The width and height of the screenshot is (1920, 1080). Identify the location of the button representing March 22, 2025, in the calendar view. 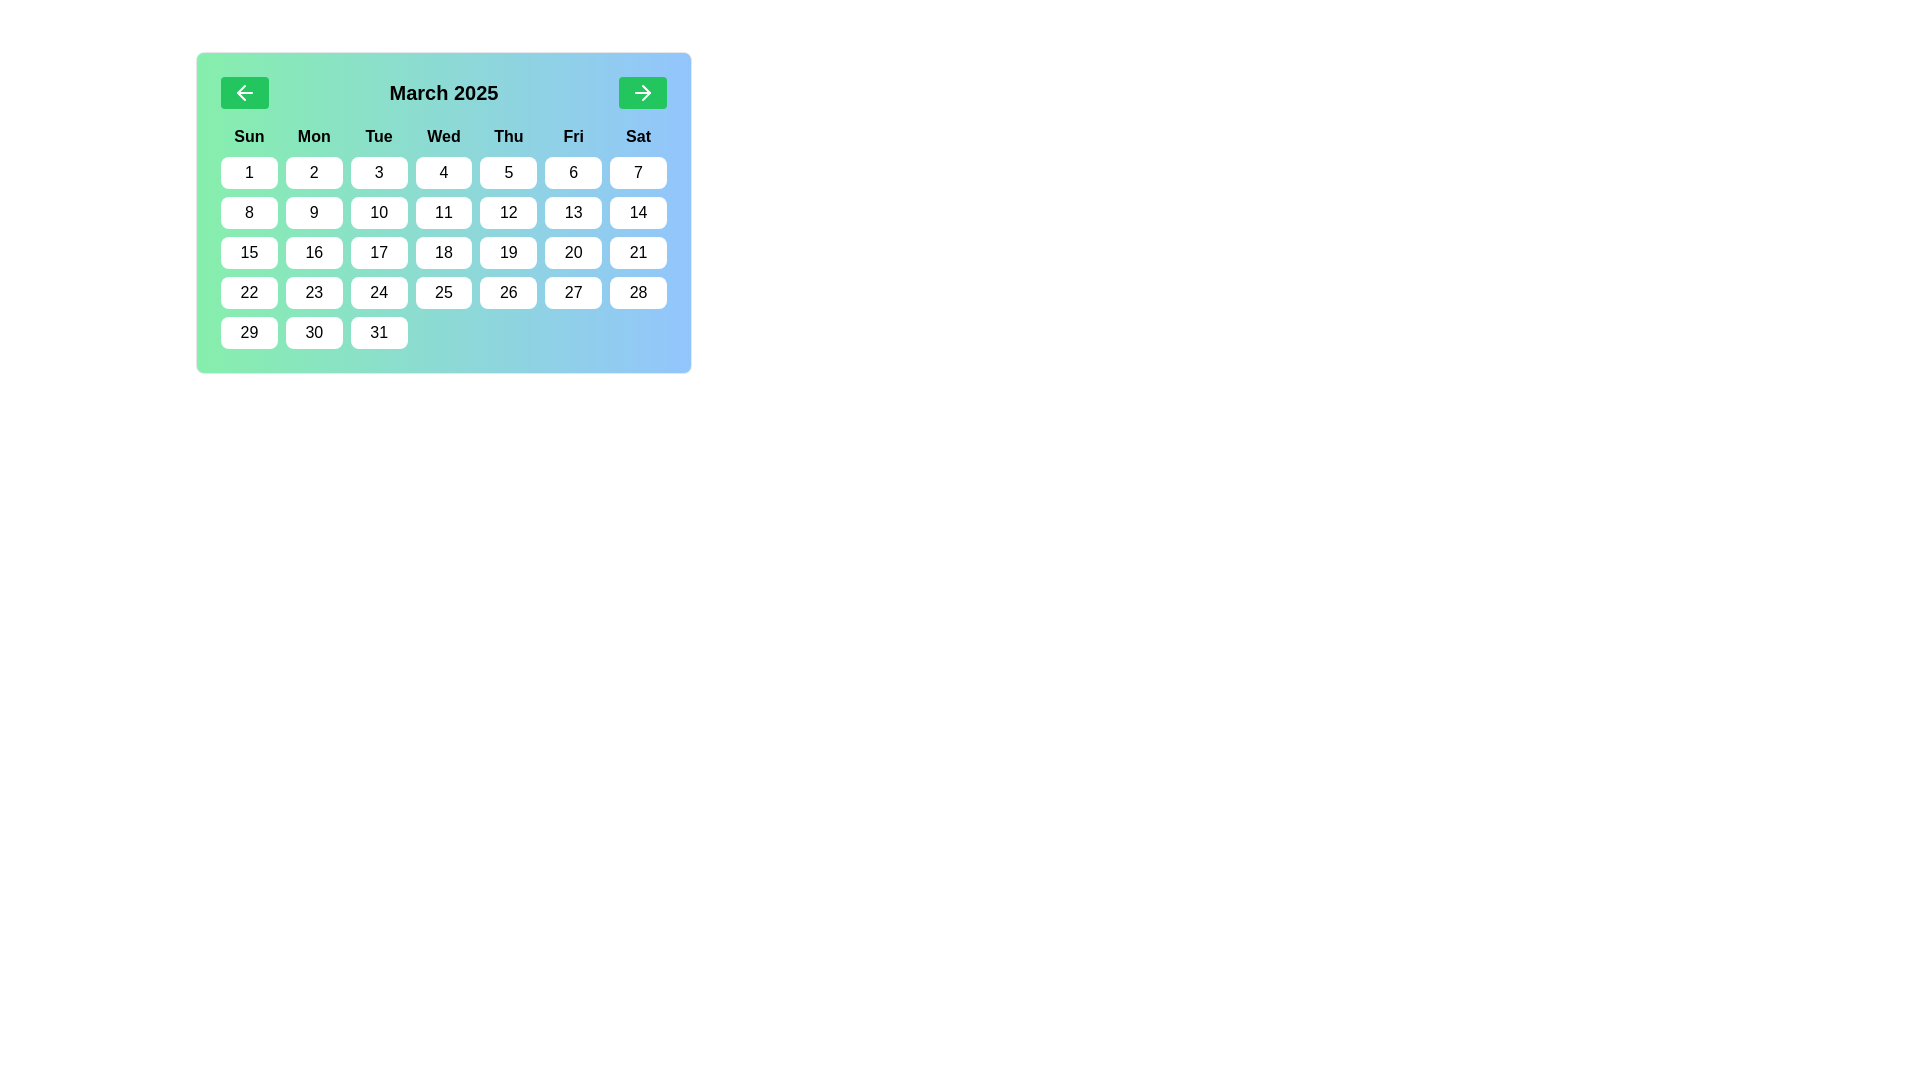
(248, 293).